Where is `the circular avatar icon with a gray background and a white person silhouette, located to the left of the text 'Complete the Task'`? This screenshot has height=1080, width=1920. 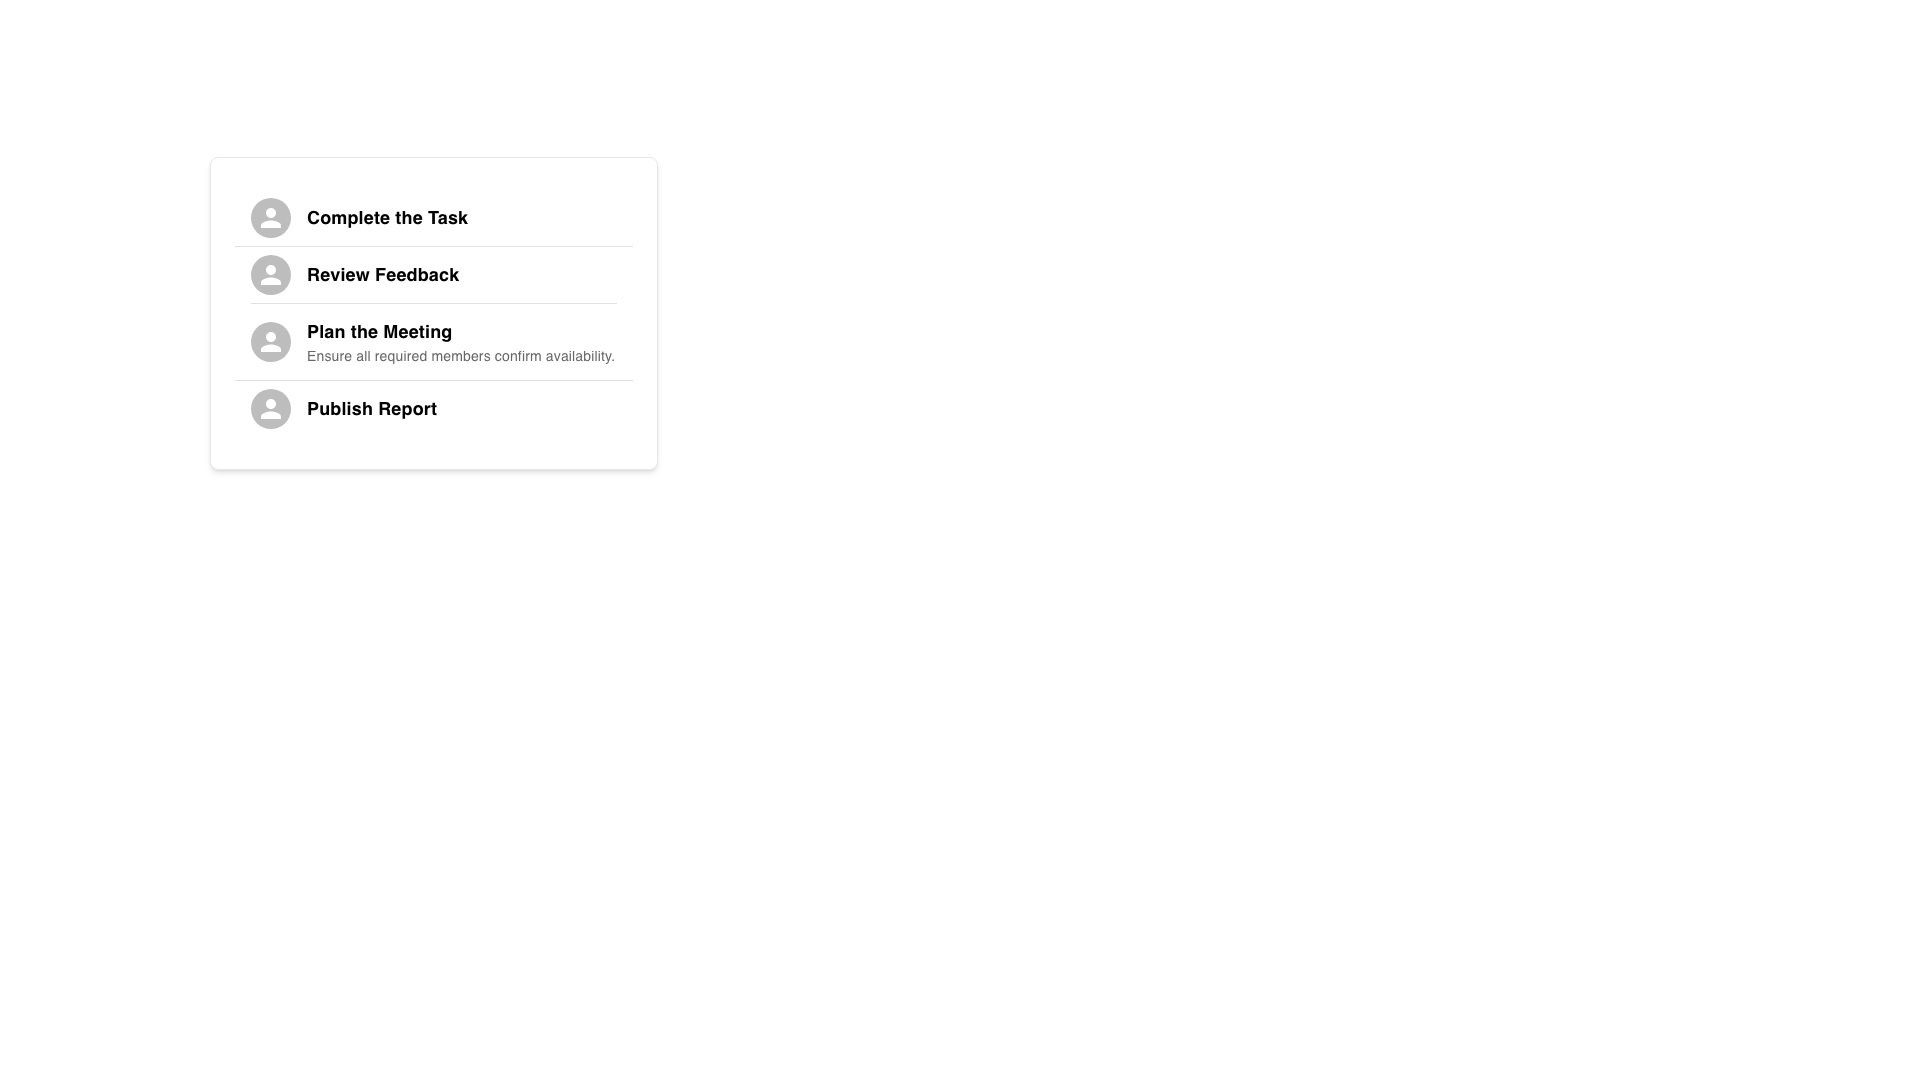
the circular avatar icon with a gray background and a white person silhouette, located to the left of the text 'Complete the Task' is located at coordinates (269, 218).